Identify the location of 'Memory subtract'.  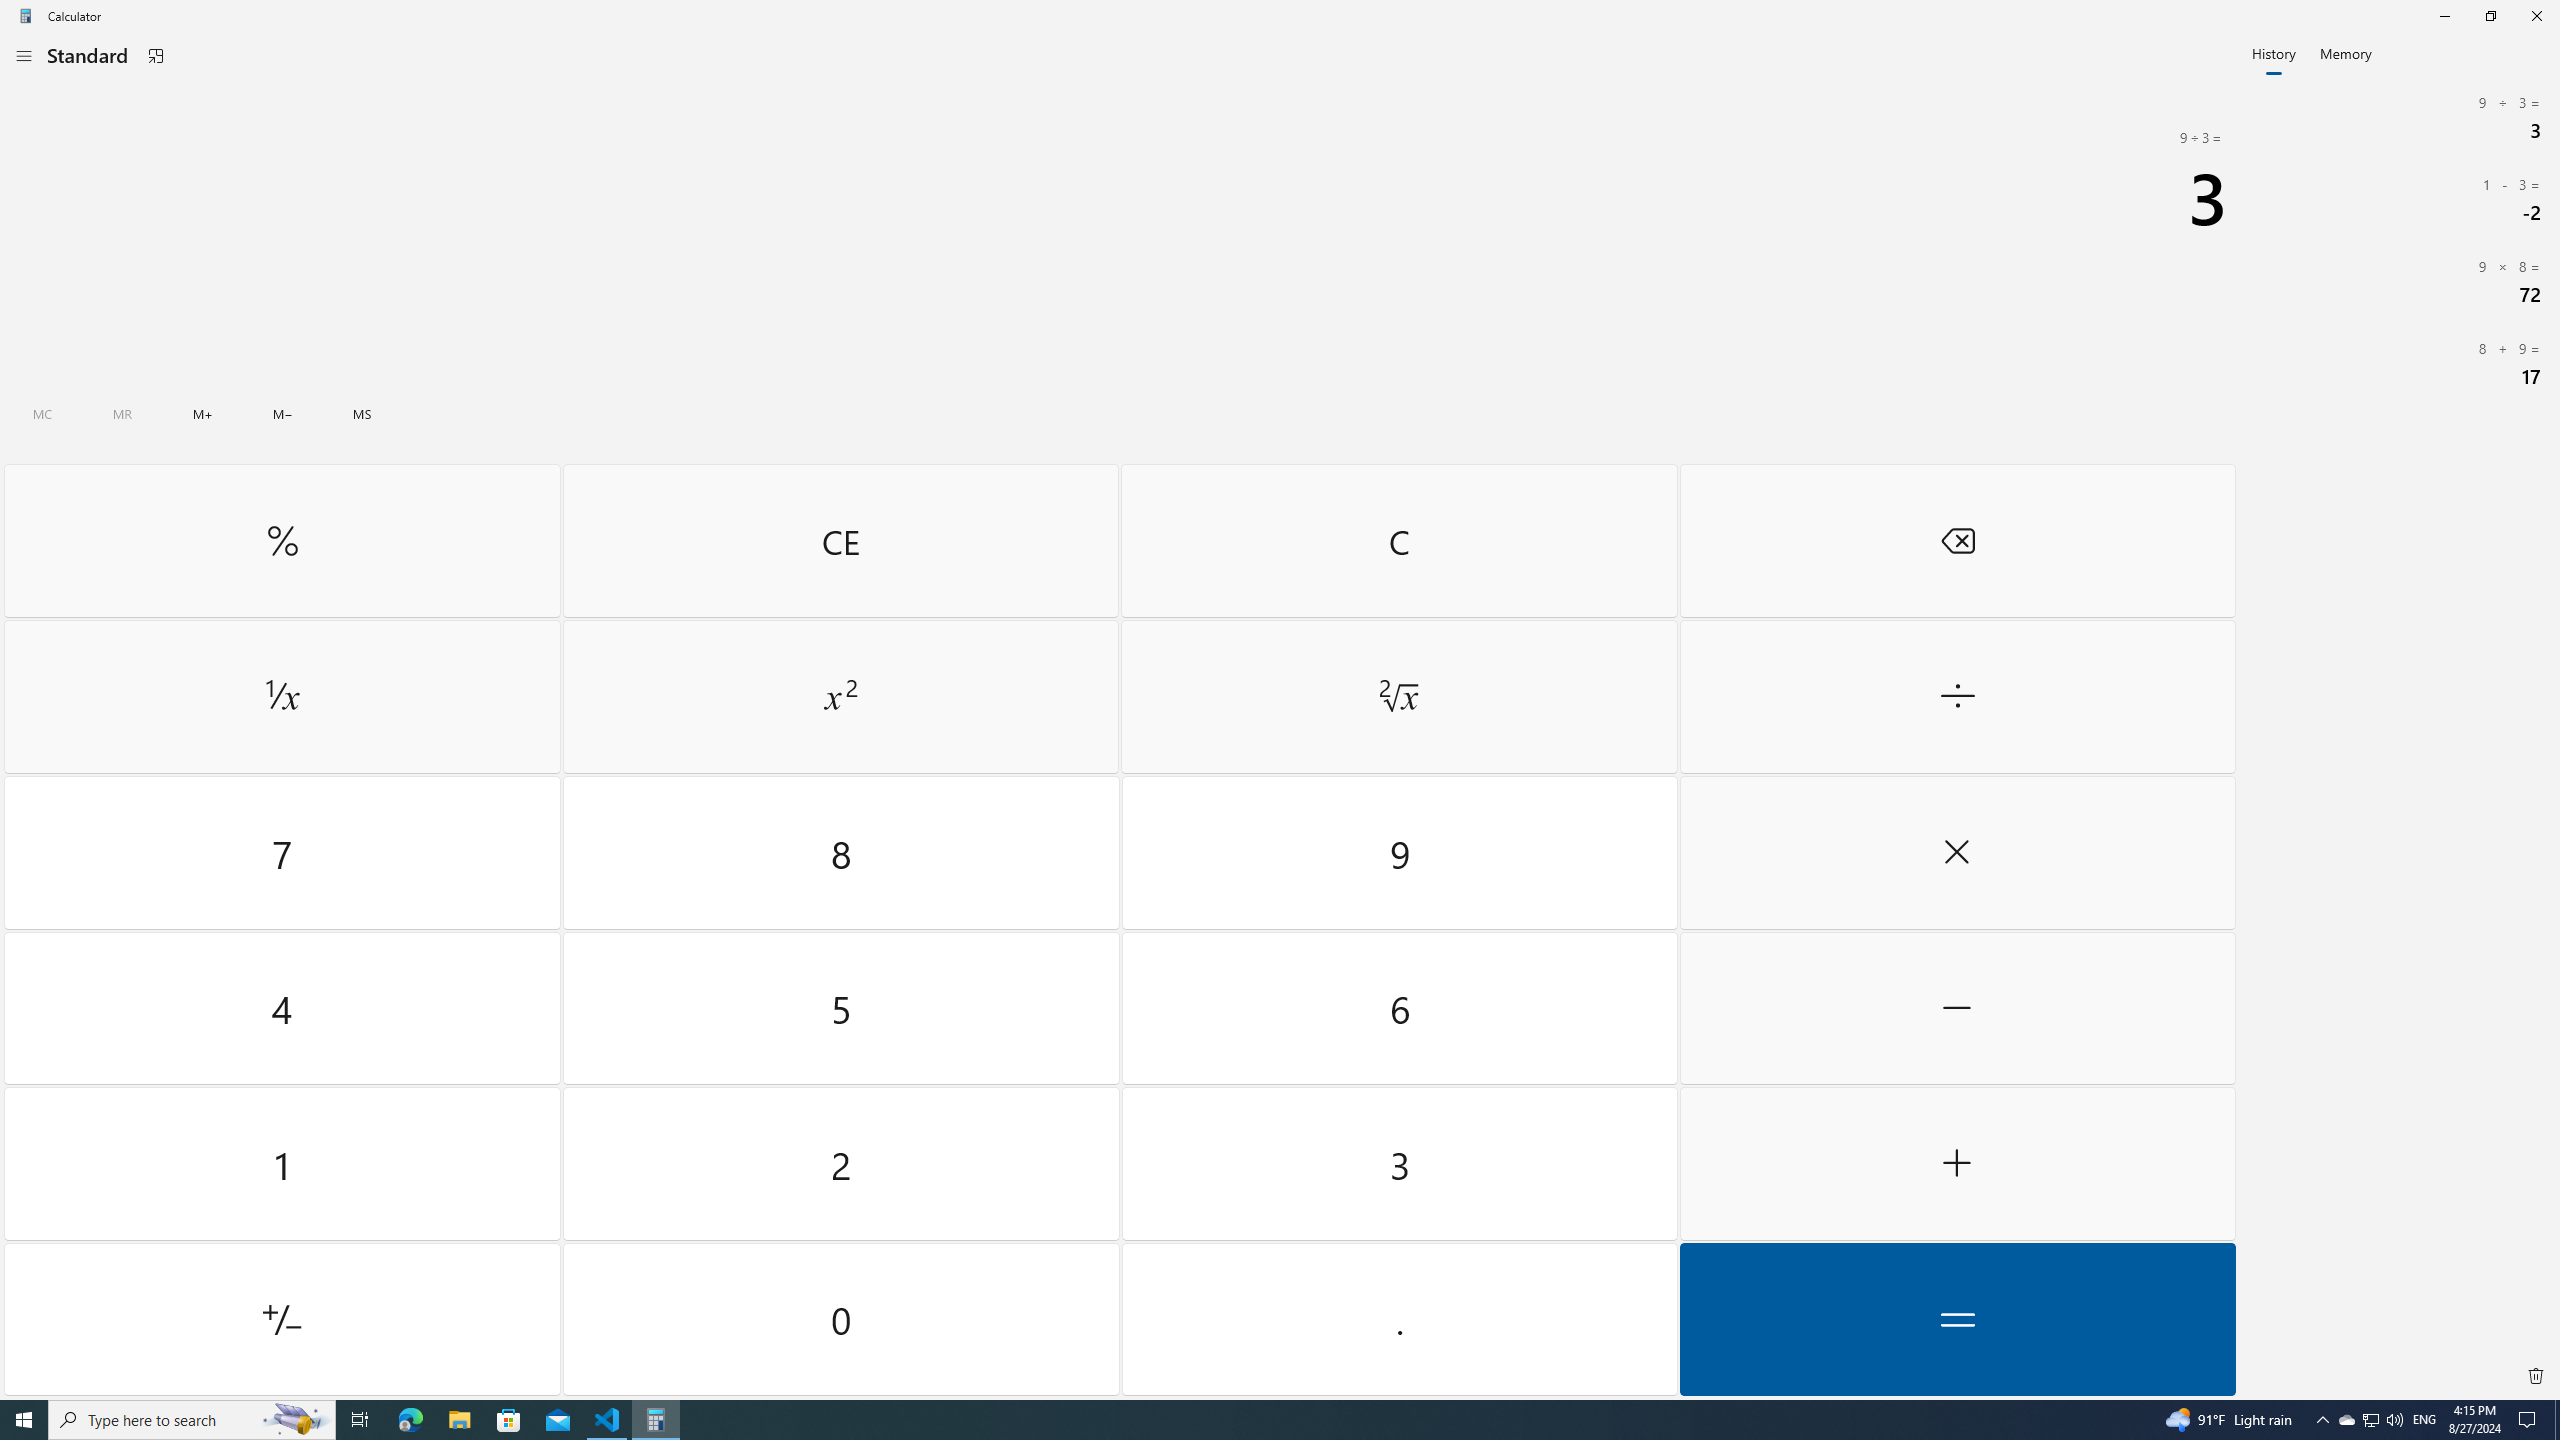
(281, 413).